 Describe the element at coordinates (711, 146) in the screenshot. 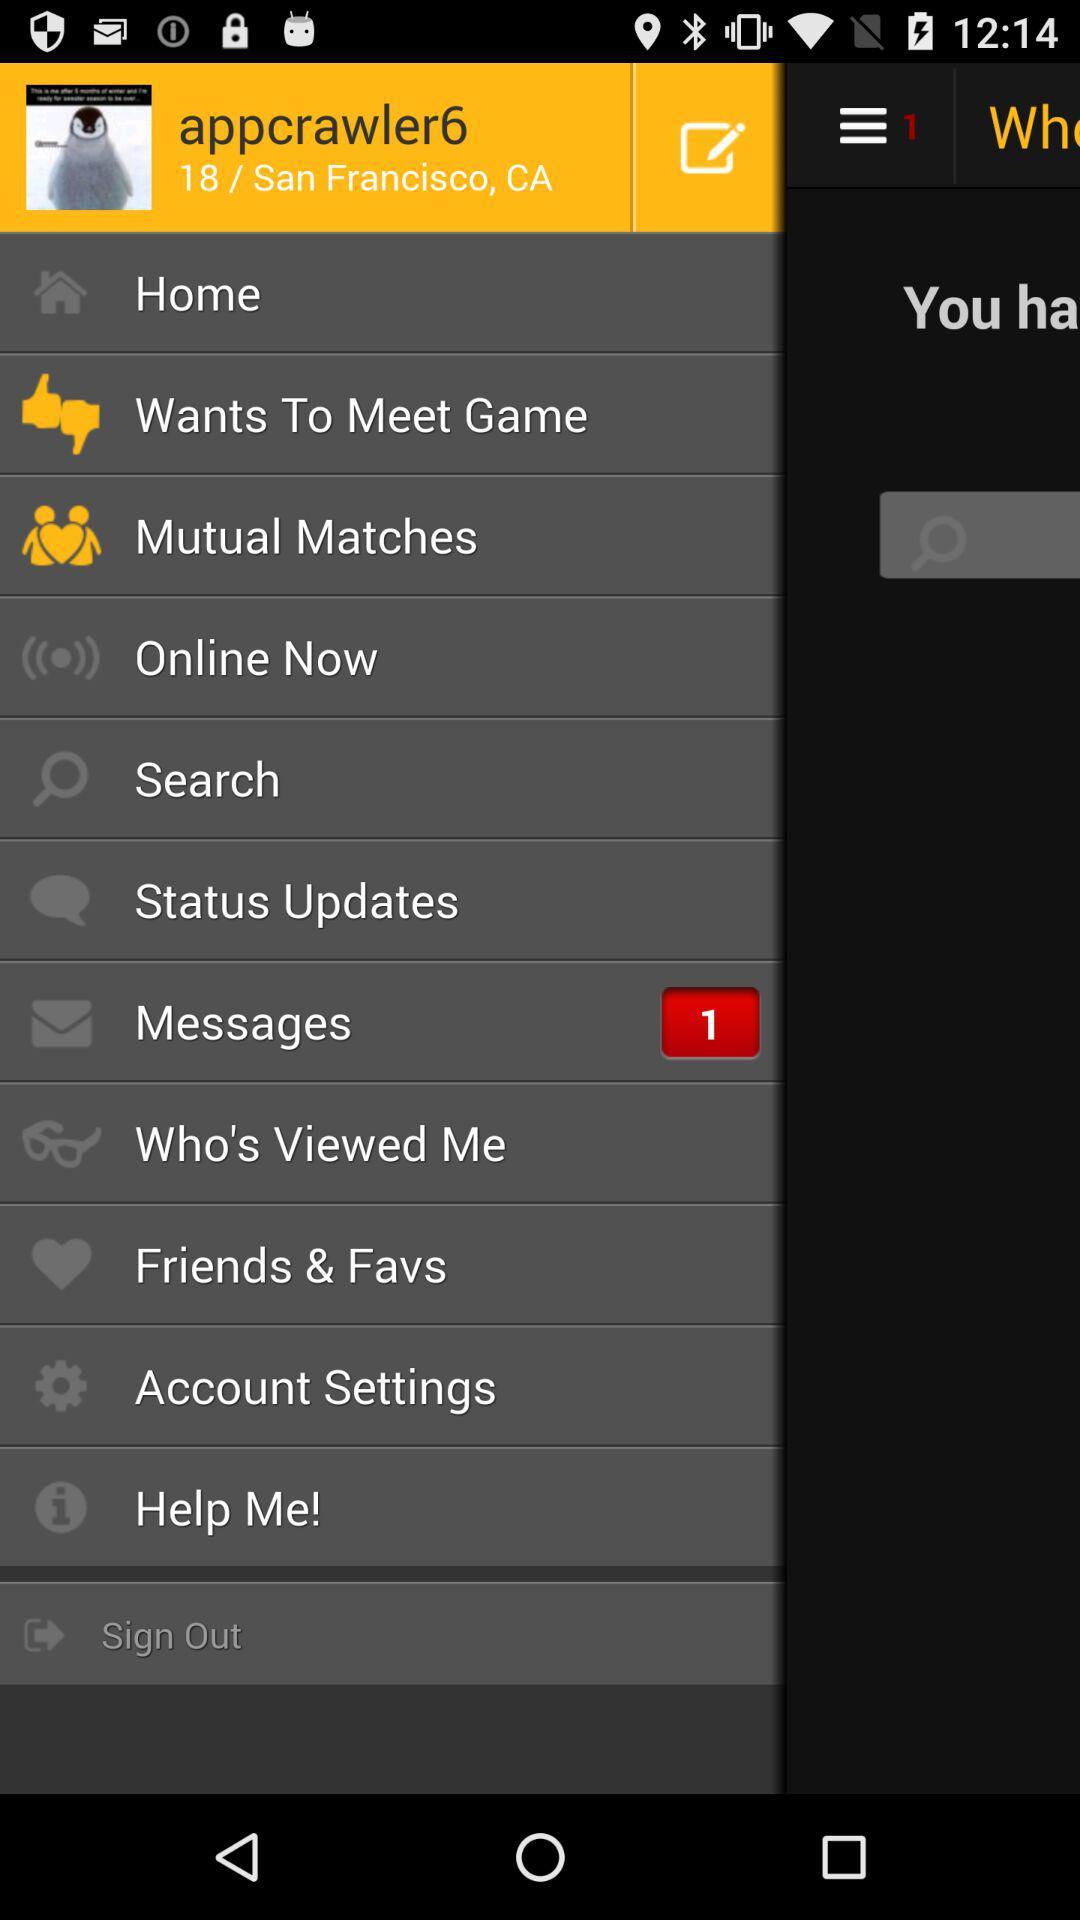

I see `icon at the top right corner` at that location.